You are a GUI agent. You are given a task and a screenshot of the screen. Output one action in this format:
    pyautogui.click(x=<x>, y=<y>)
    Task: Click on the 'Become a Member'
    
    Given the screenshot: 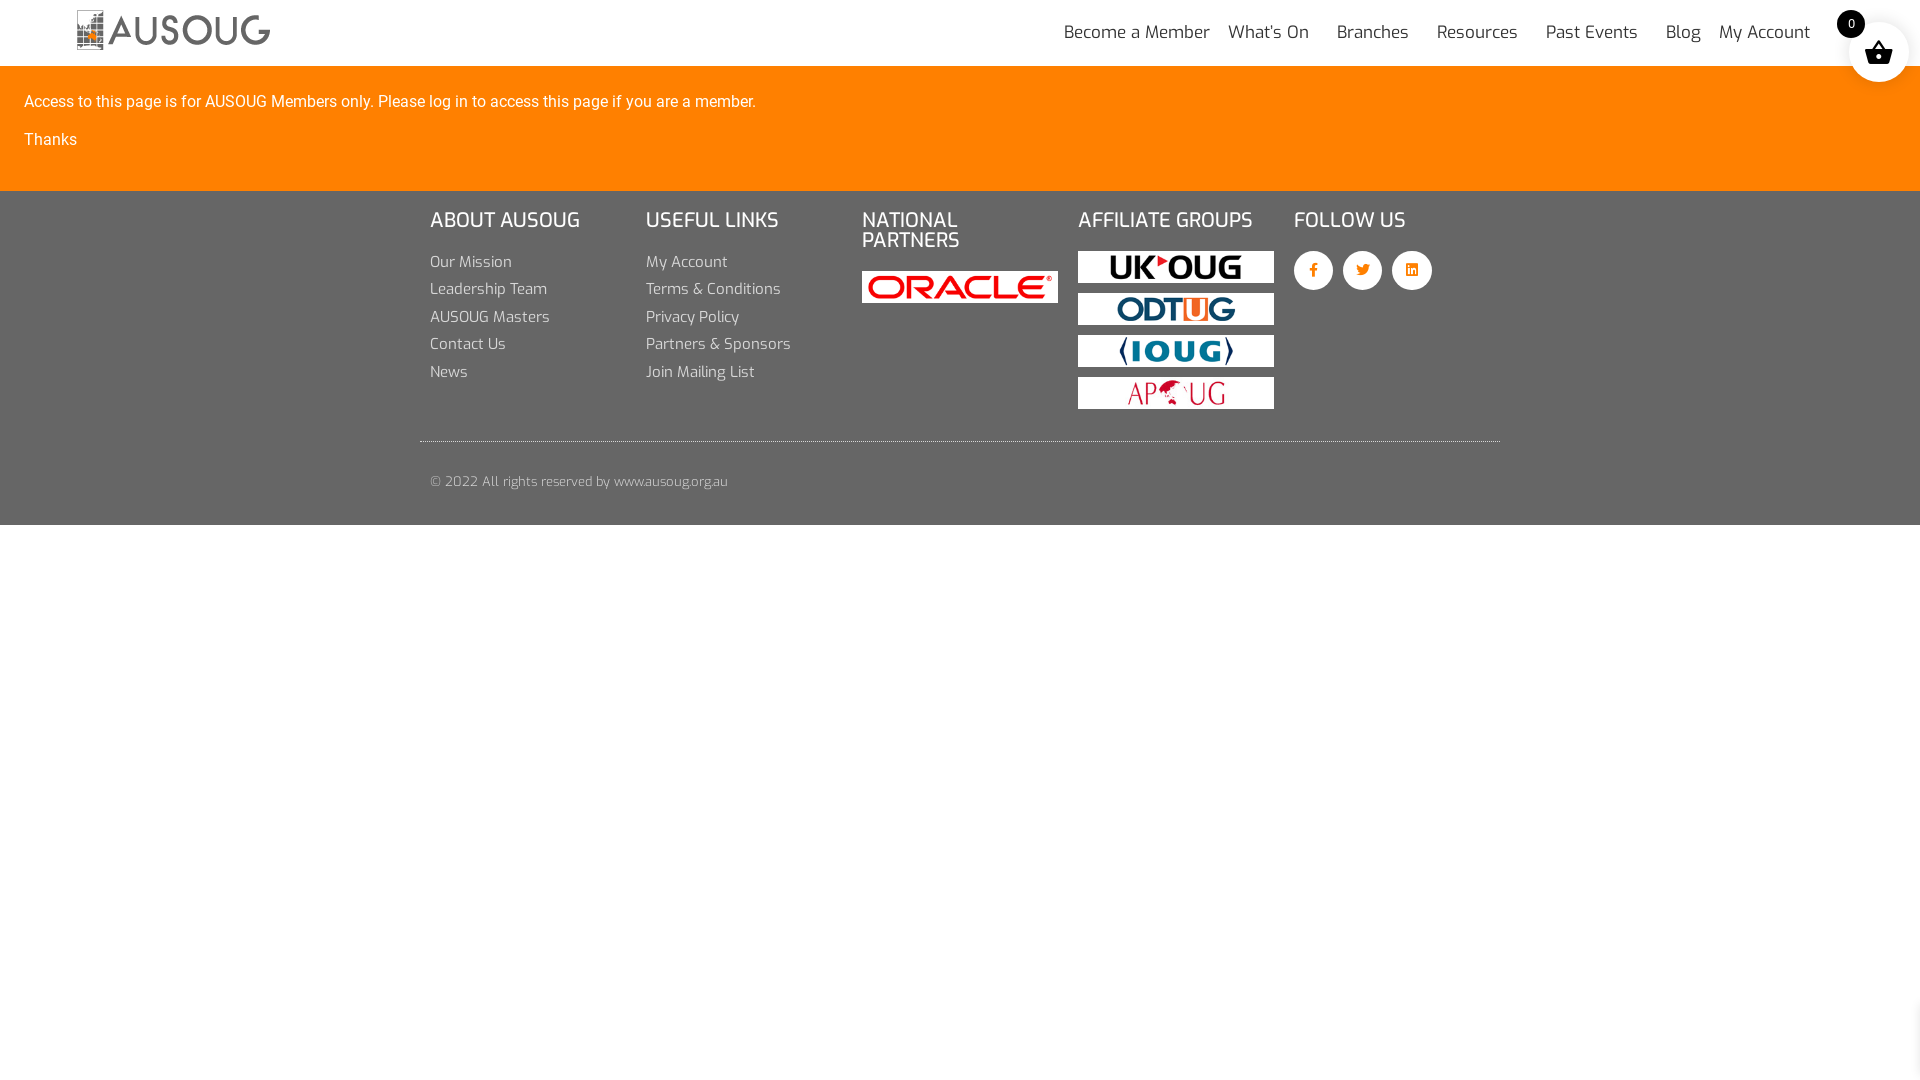 What is the action you would take?
    pyautogui.click(x=1137, y=33)
    